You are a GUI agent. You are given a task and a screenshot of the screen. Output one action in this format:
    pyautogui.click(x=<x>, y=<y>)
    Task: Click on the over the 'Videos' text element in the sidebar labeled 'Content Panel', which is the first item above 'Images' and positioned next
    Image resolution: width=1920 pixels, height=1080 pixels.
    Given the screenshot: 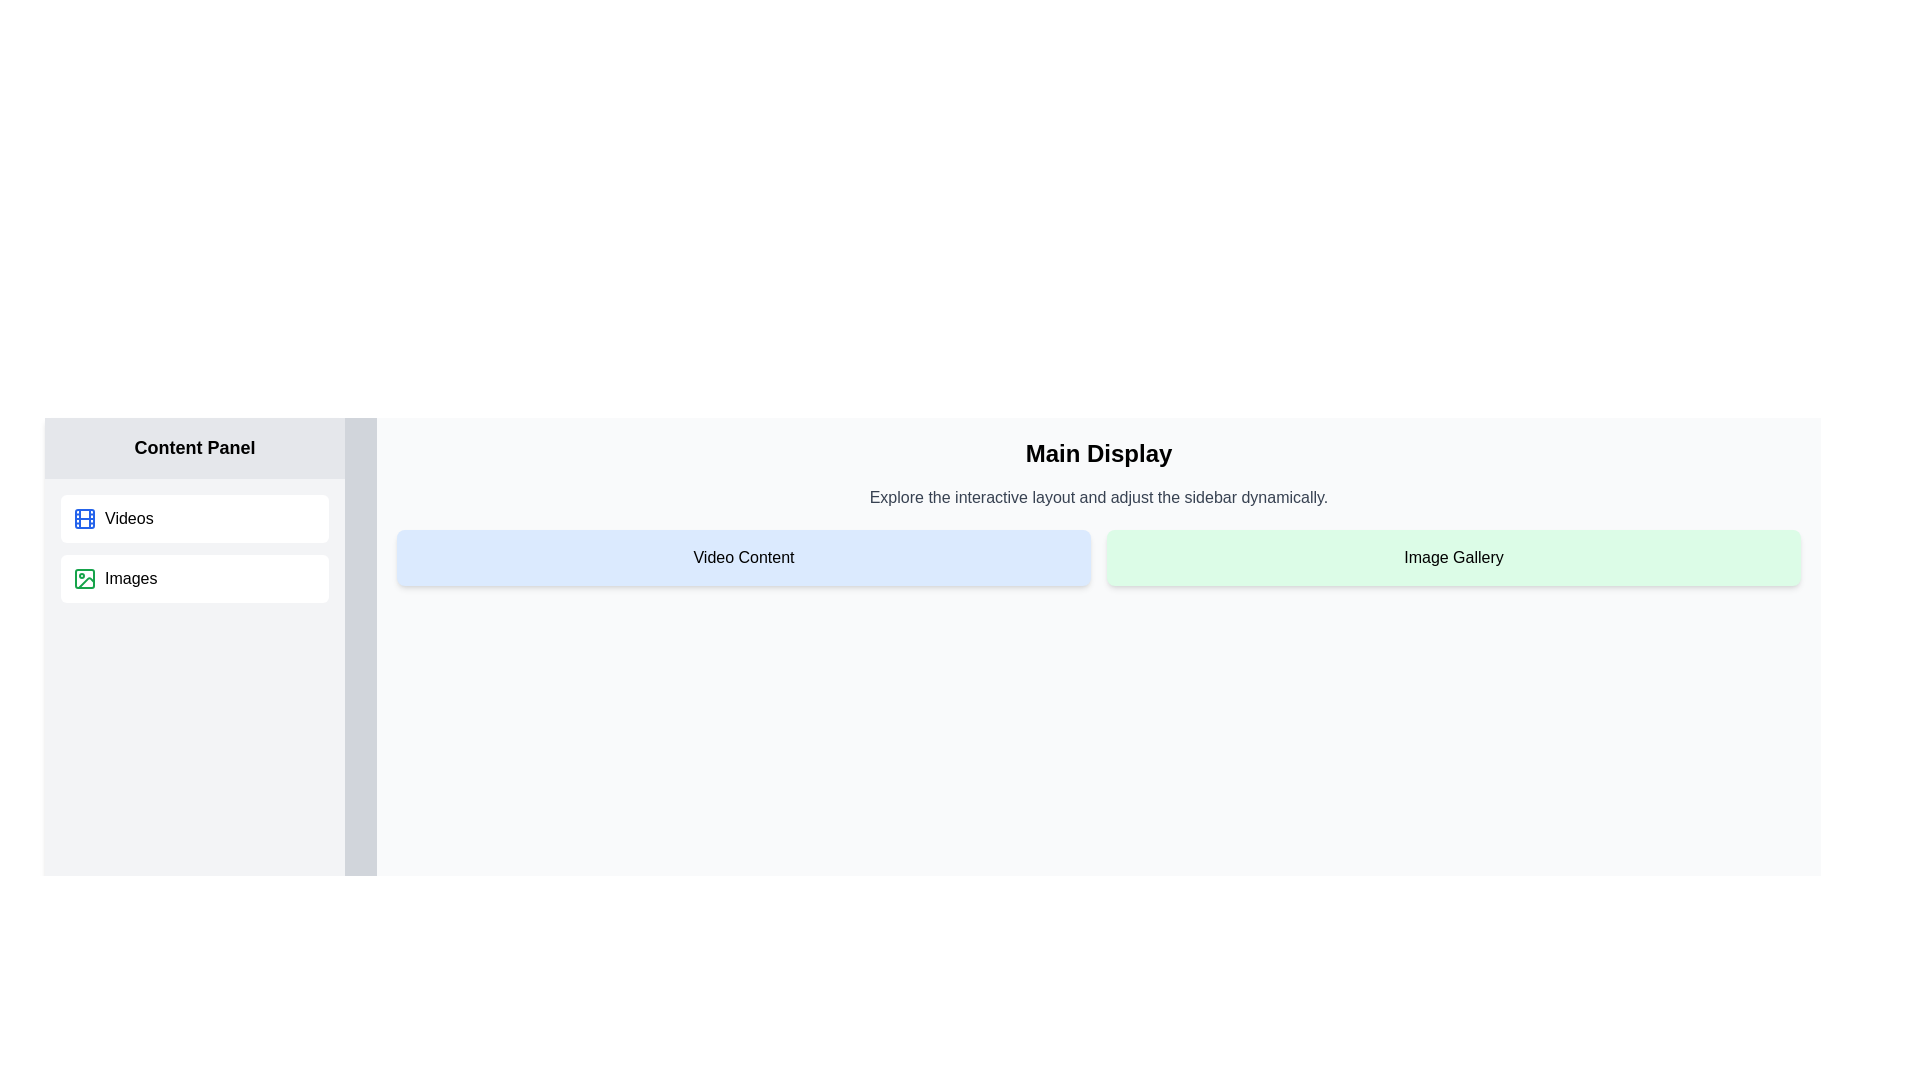 What is the action you would take?
    pyautogui.click(x=128, y=518)
    